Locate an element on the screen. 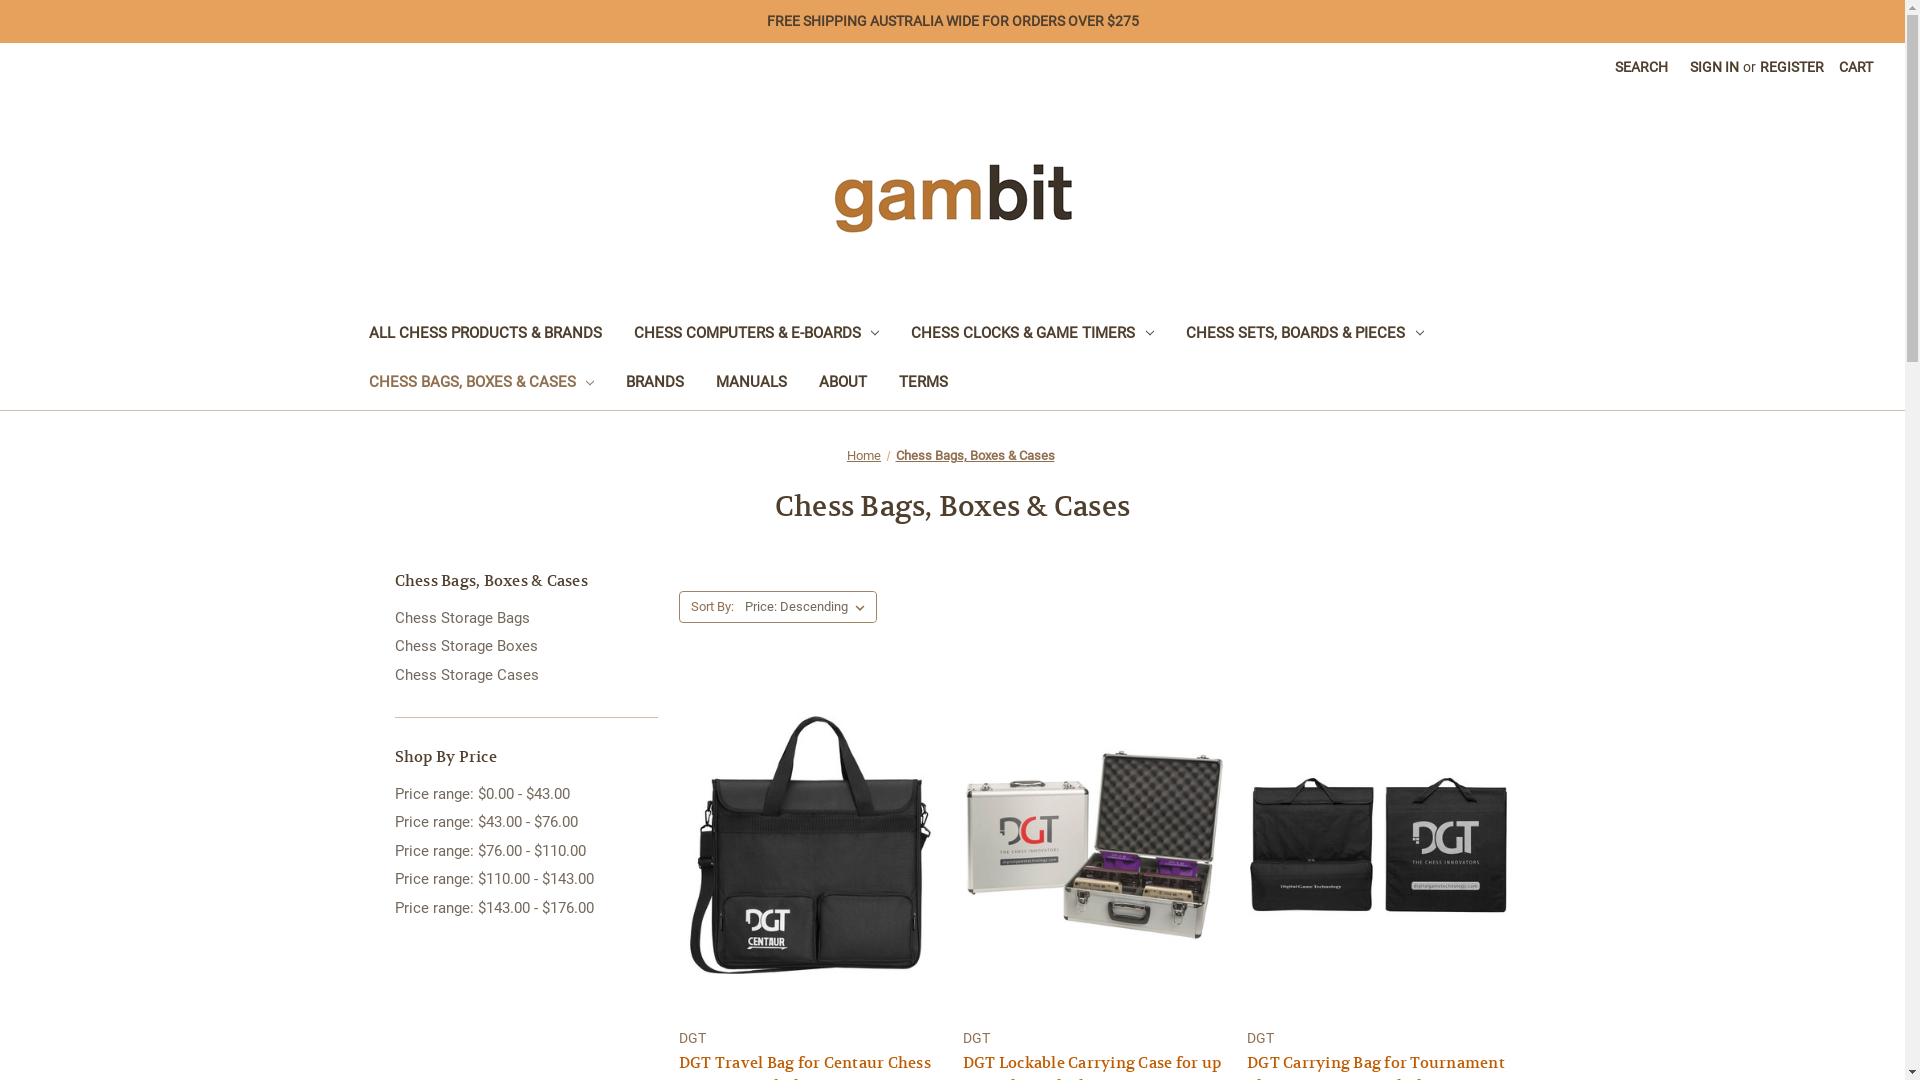  'BRANDS' is located at coordinates (654, 384).